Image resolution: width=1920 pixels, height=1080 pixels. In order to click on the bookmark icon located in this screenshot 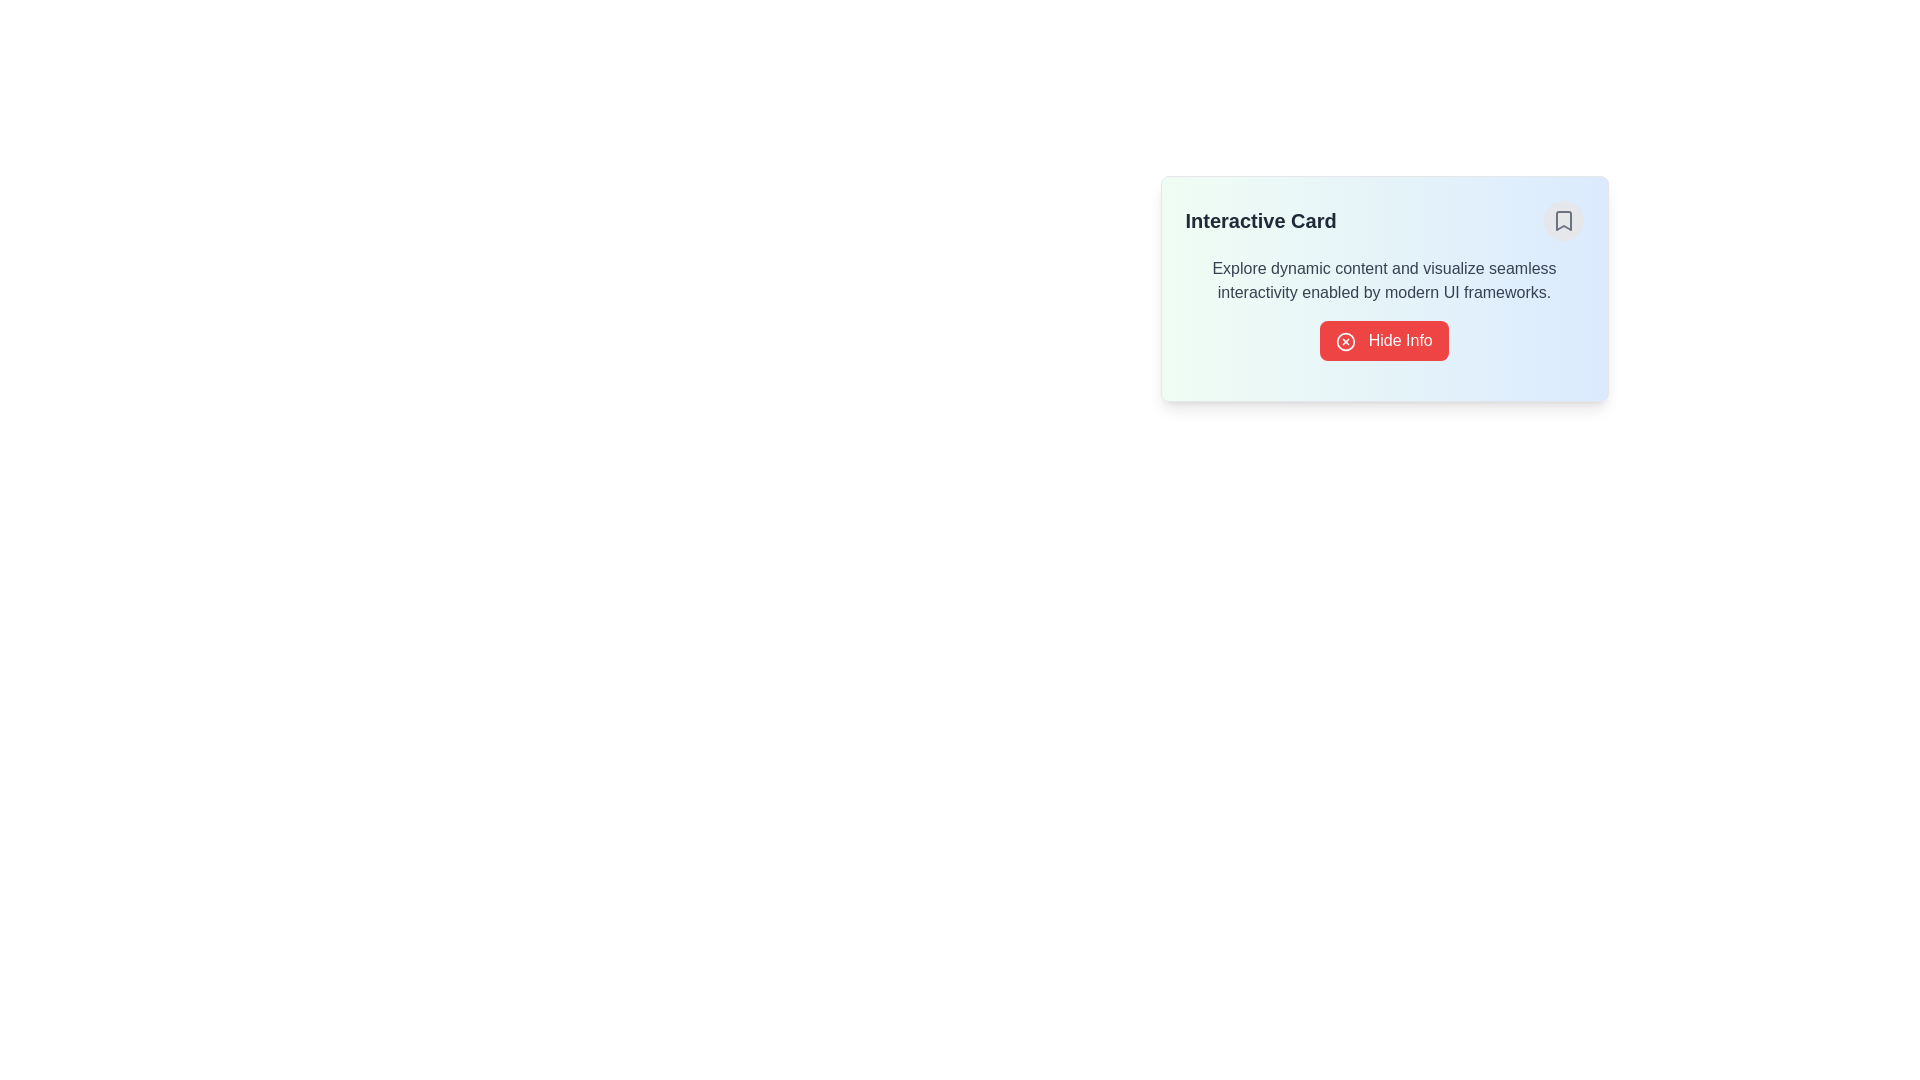, I will do `click(1562, 220)`.